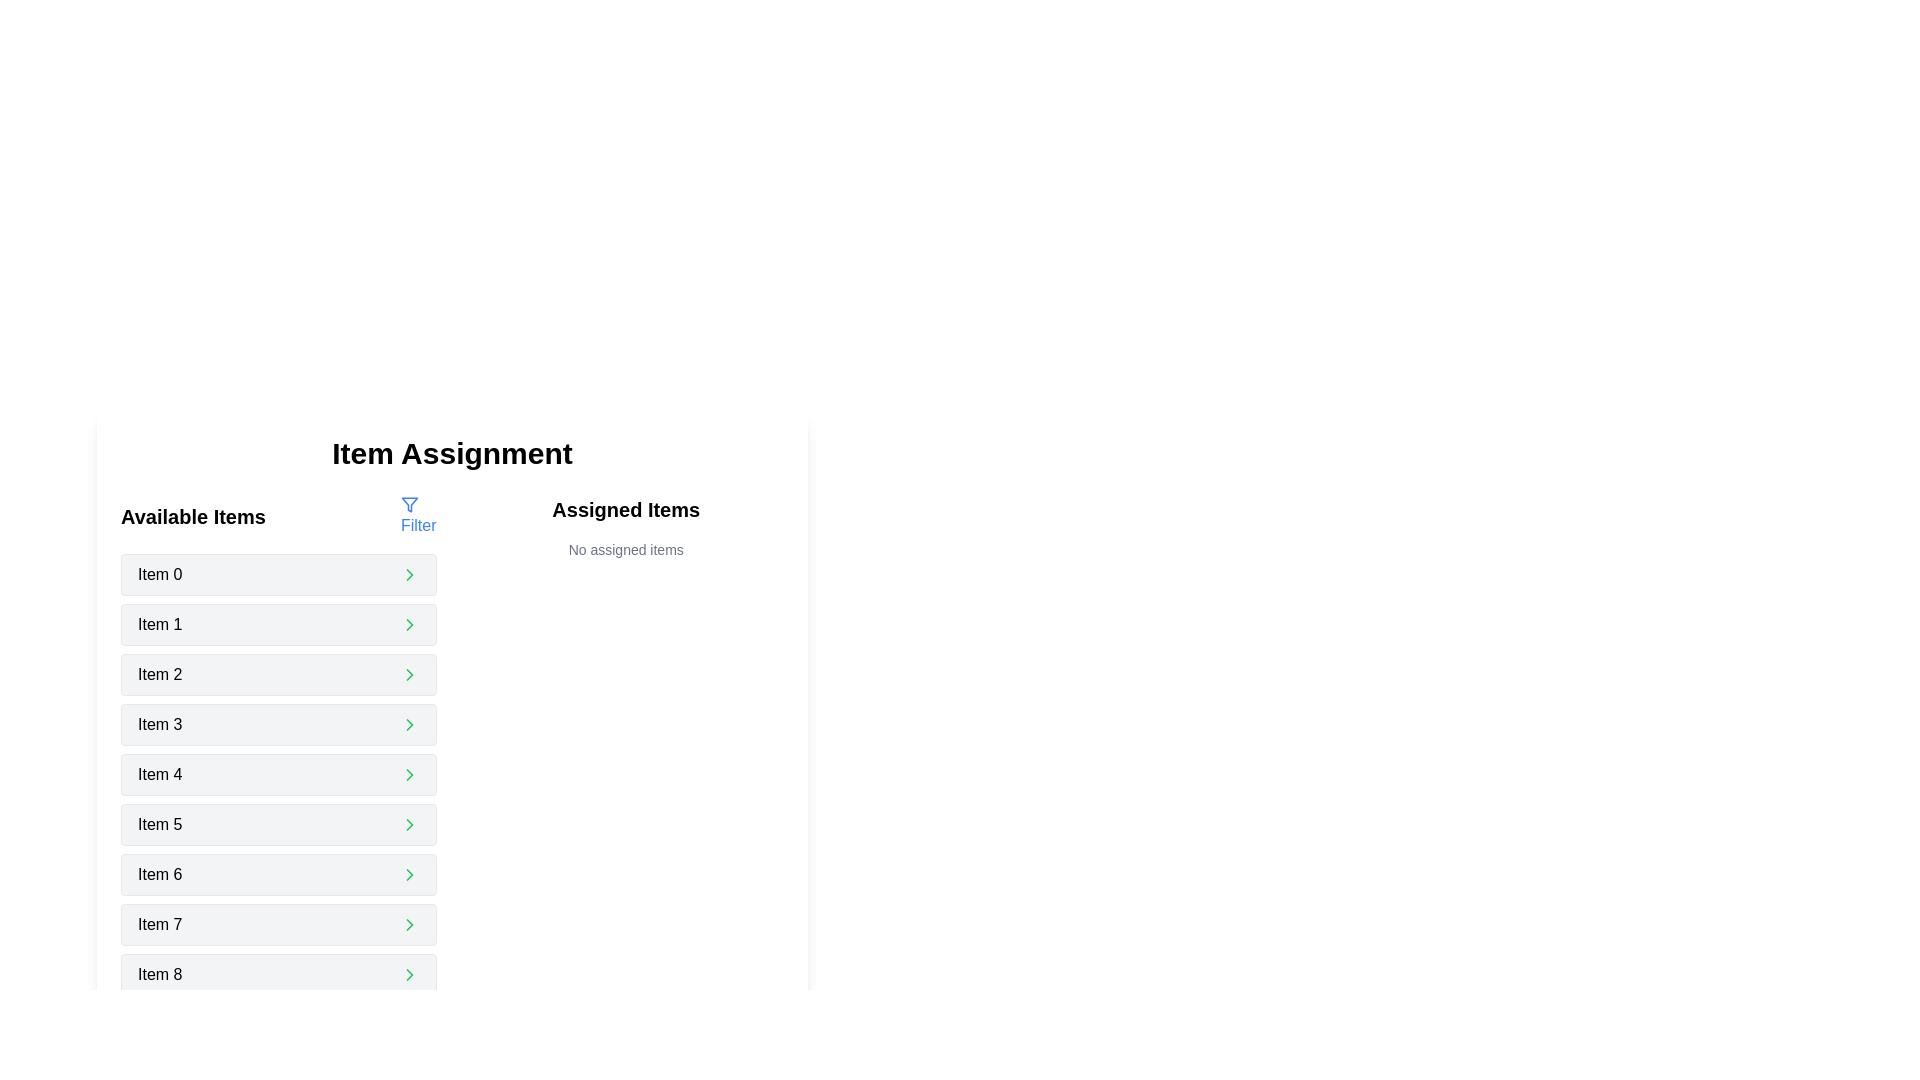 The width and height of the screenshot is (1920, 1080). Describe the element at coordinates (160, 623) in the screenshot. I see `the static text label displaying 'Item 1', which is the second item under the 'Available Items' heading and is located within a styled rectangle with a light gray background` at that location.